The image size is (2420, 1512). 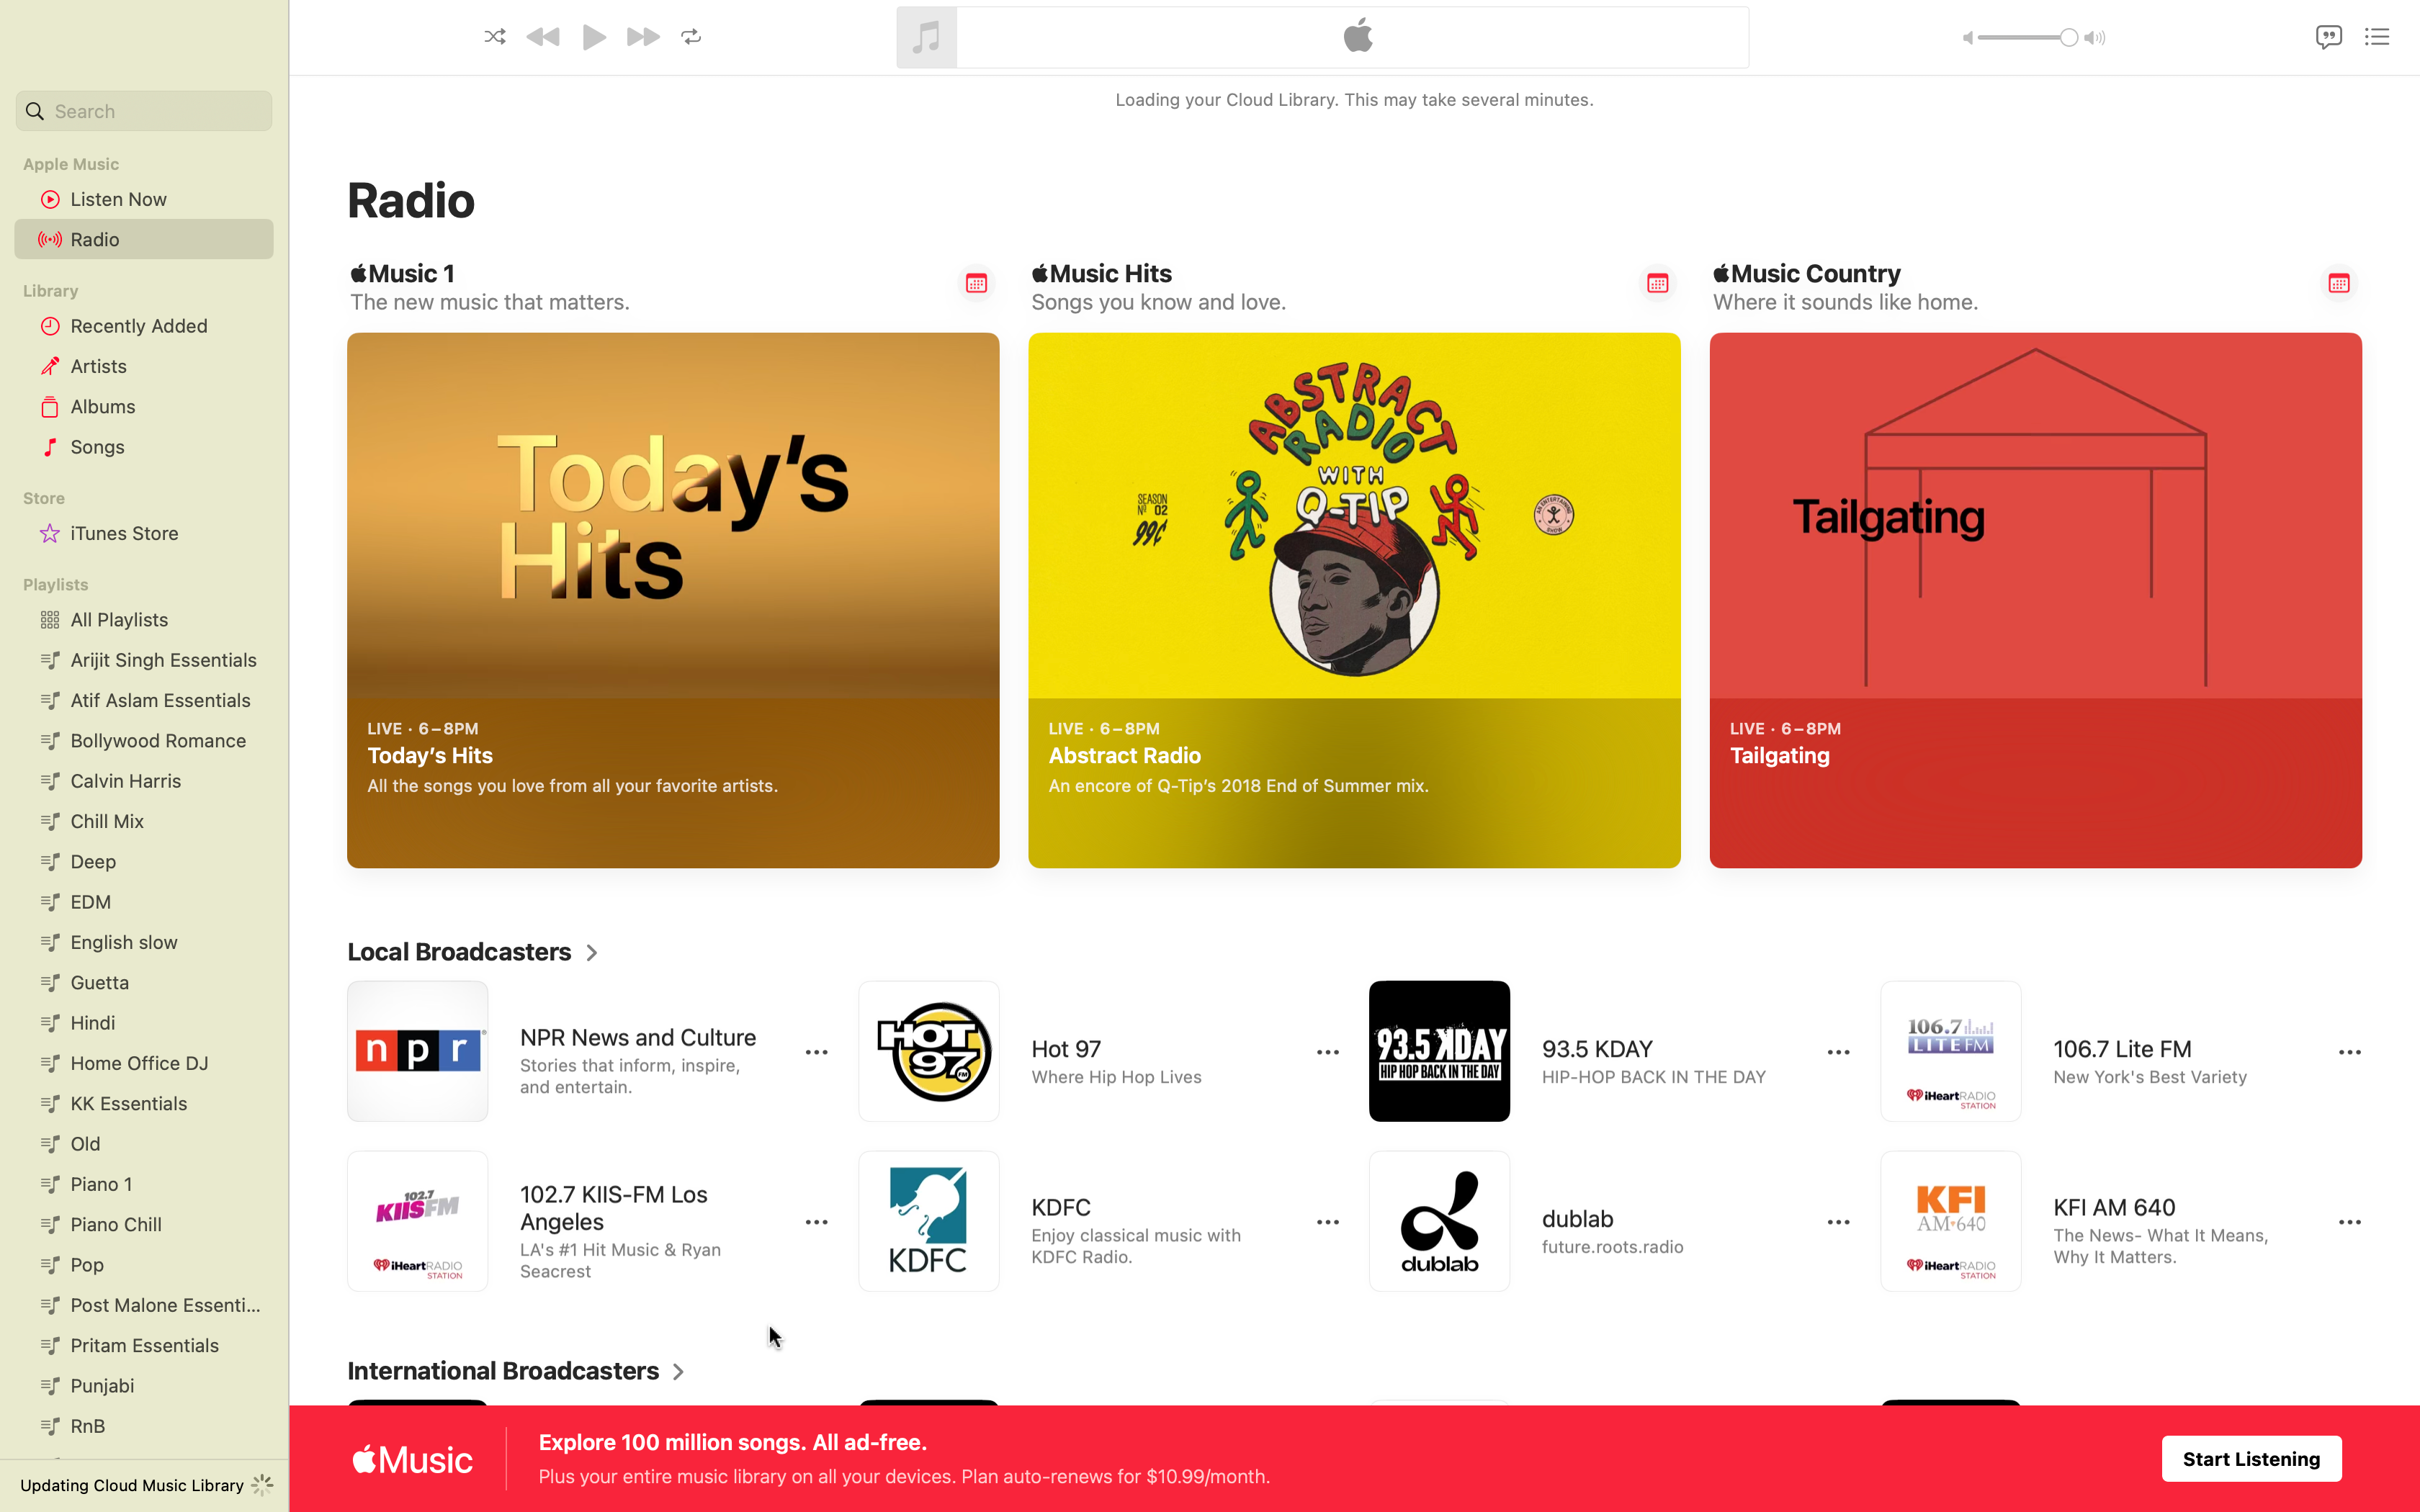 I want to click on Move the cursor over Abstract Radio, so click(x=4548390, y=1257984).